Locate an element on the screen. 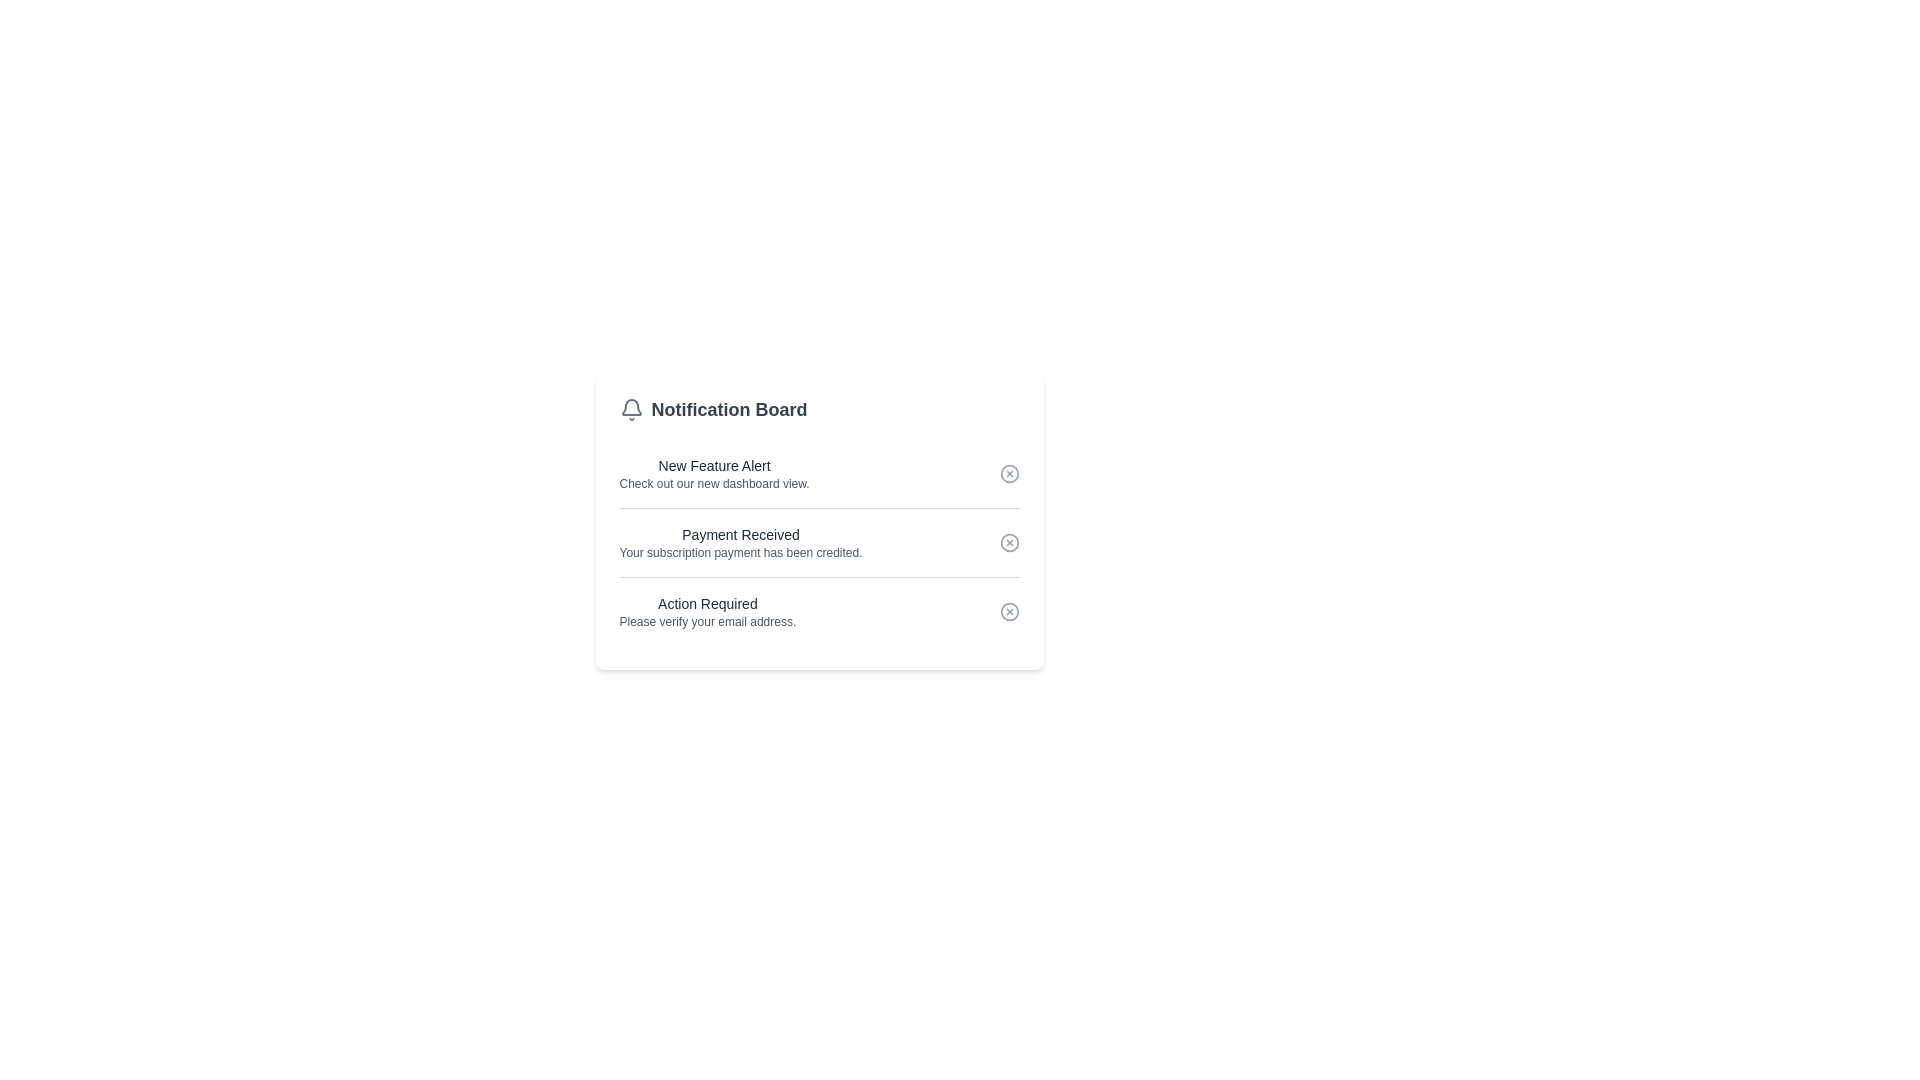 This screenshot has width=1920, height=1080. the text element that reads 'Payment Received', which is styled in a small font size and medium weight, located within the 'Notification Board' card is located at coordinates (739, 534).